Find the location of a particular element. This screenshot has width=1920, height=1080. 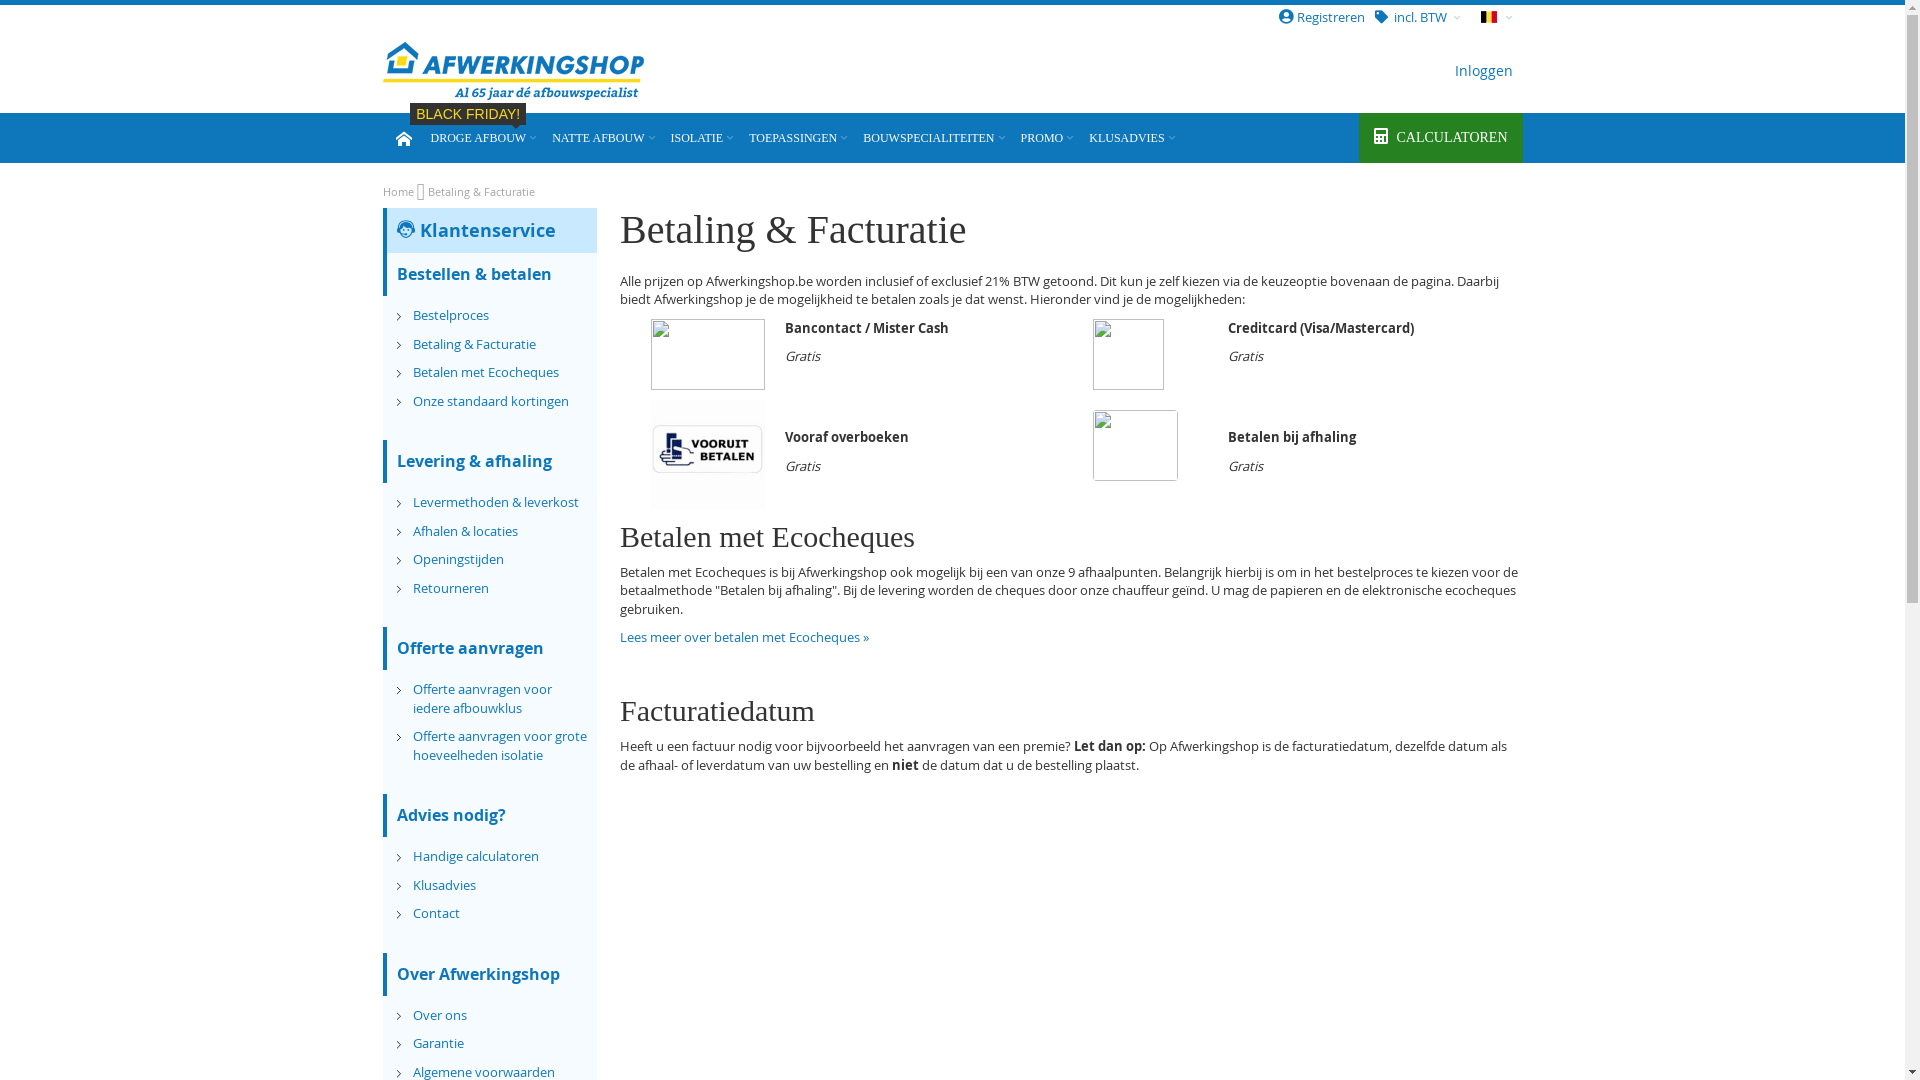

'Klantenservice' is located at coordinates (474, 229).